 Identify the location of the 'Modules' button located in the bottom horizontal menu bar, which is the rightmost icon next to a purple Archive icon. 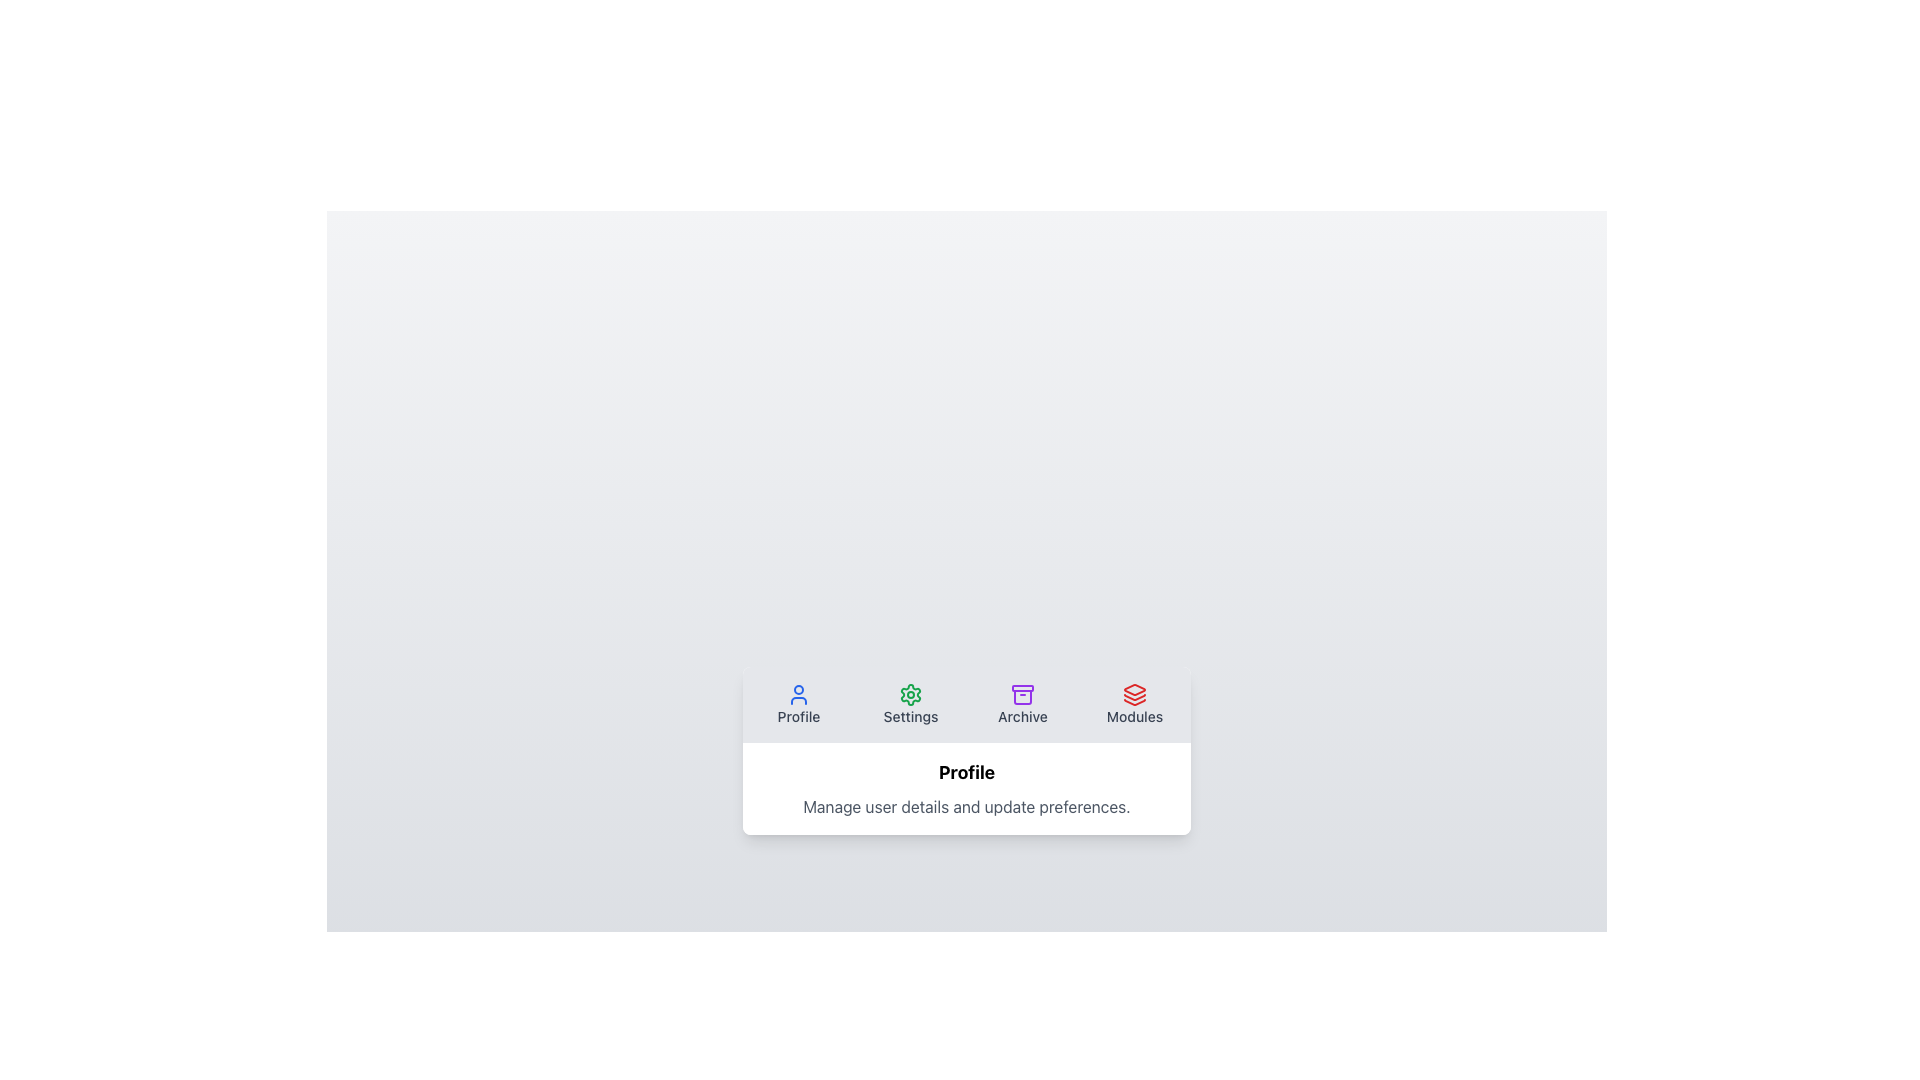
(1134, 693).